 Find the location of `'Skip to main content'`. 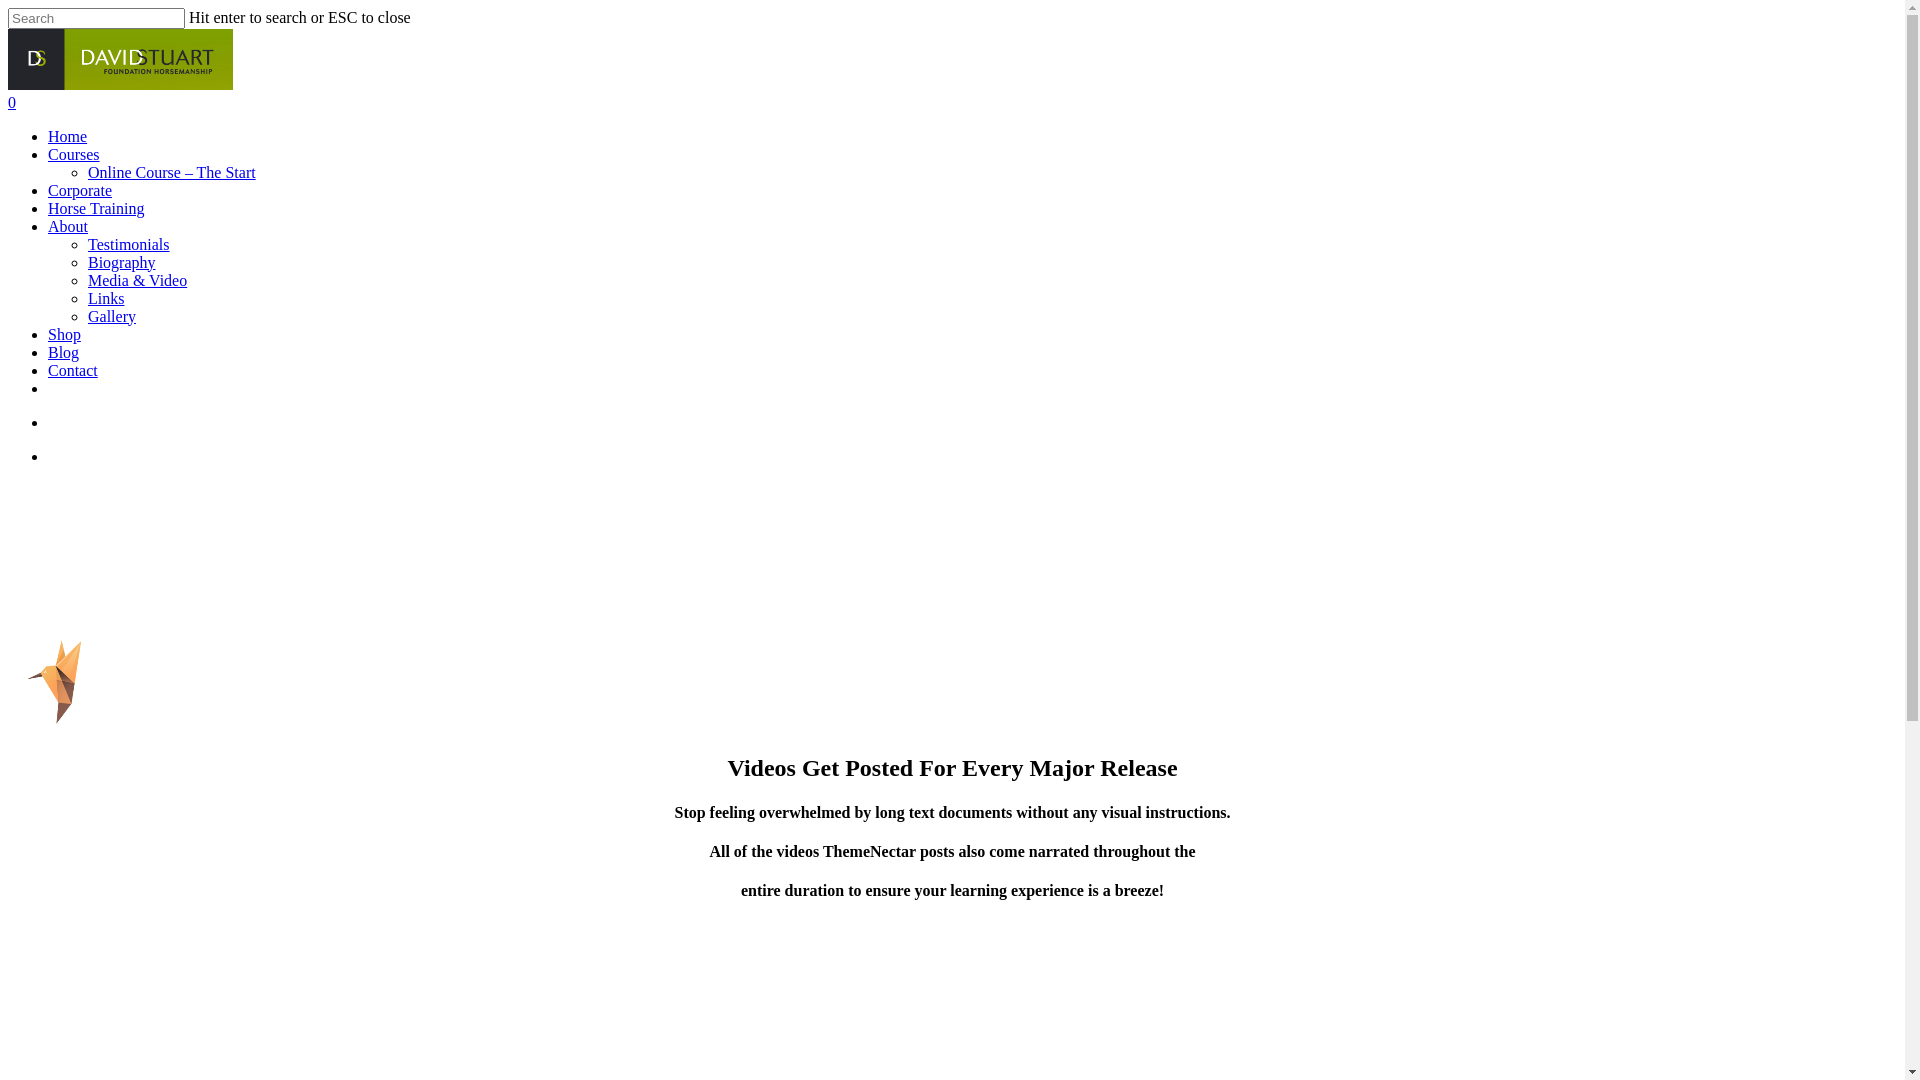

'Skip to main content' is located at coordinates (7, 7).